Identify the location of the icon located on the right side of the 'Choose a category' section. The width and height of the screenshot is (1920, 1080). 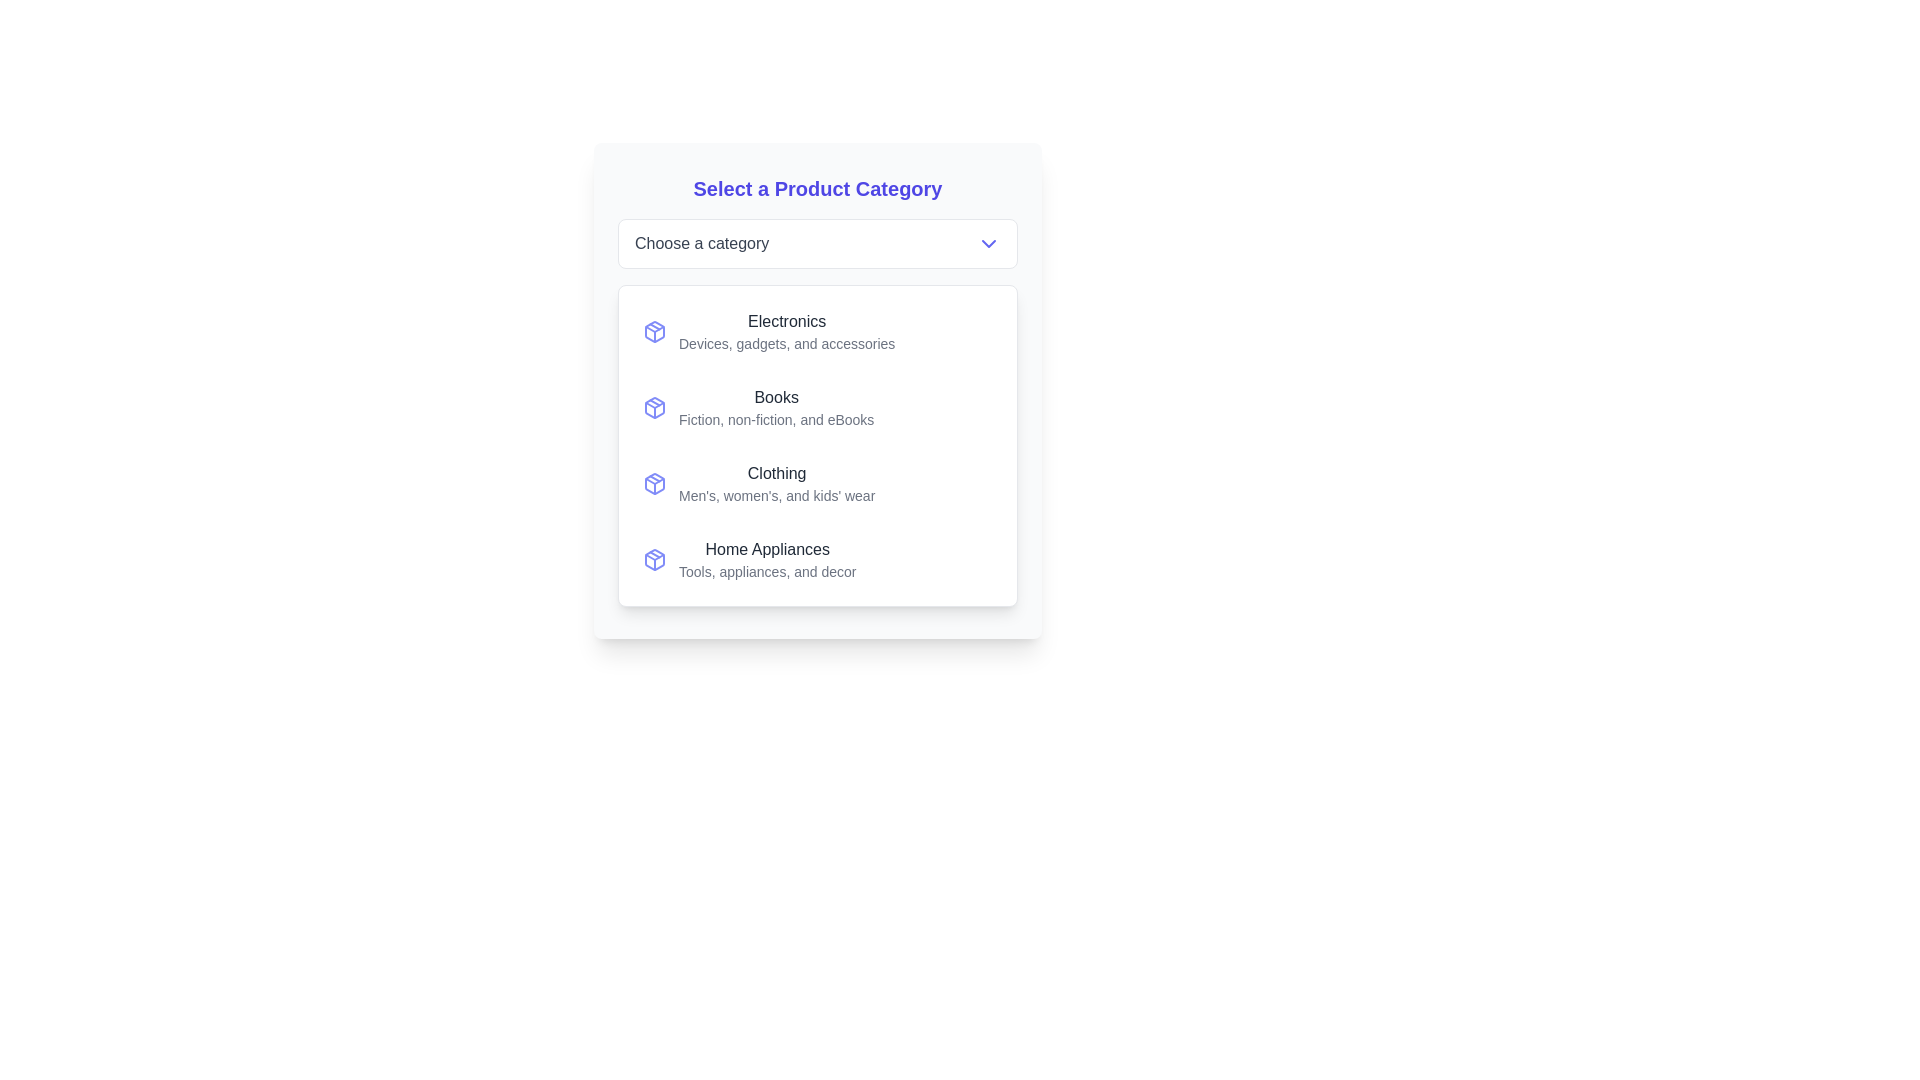
(988, 242).